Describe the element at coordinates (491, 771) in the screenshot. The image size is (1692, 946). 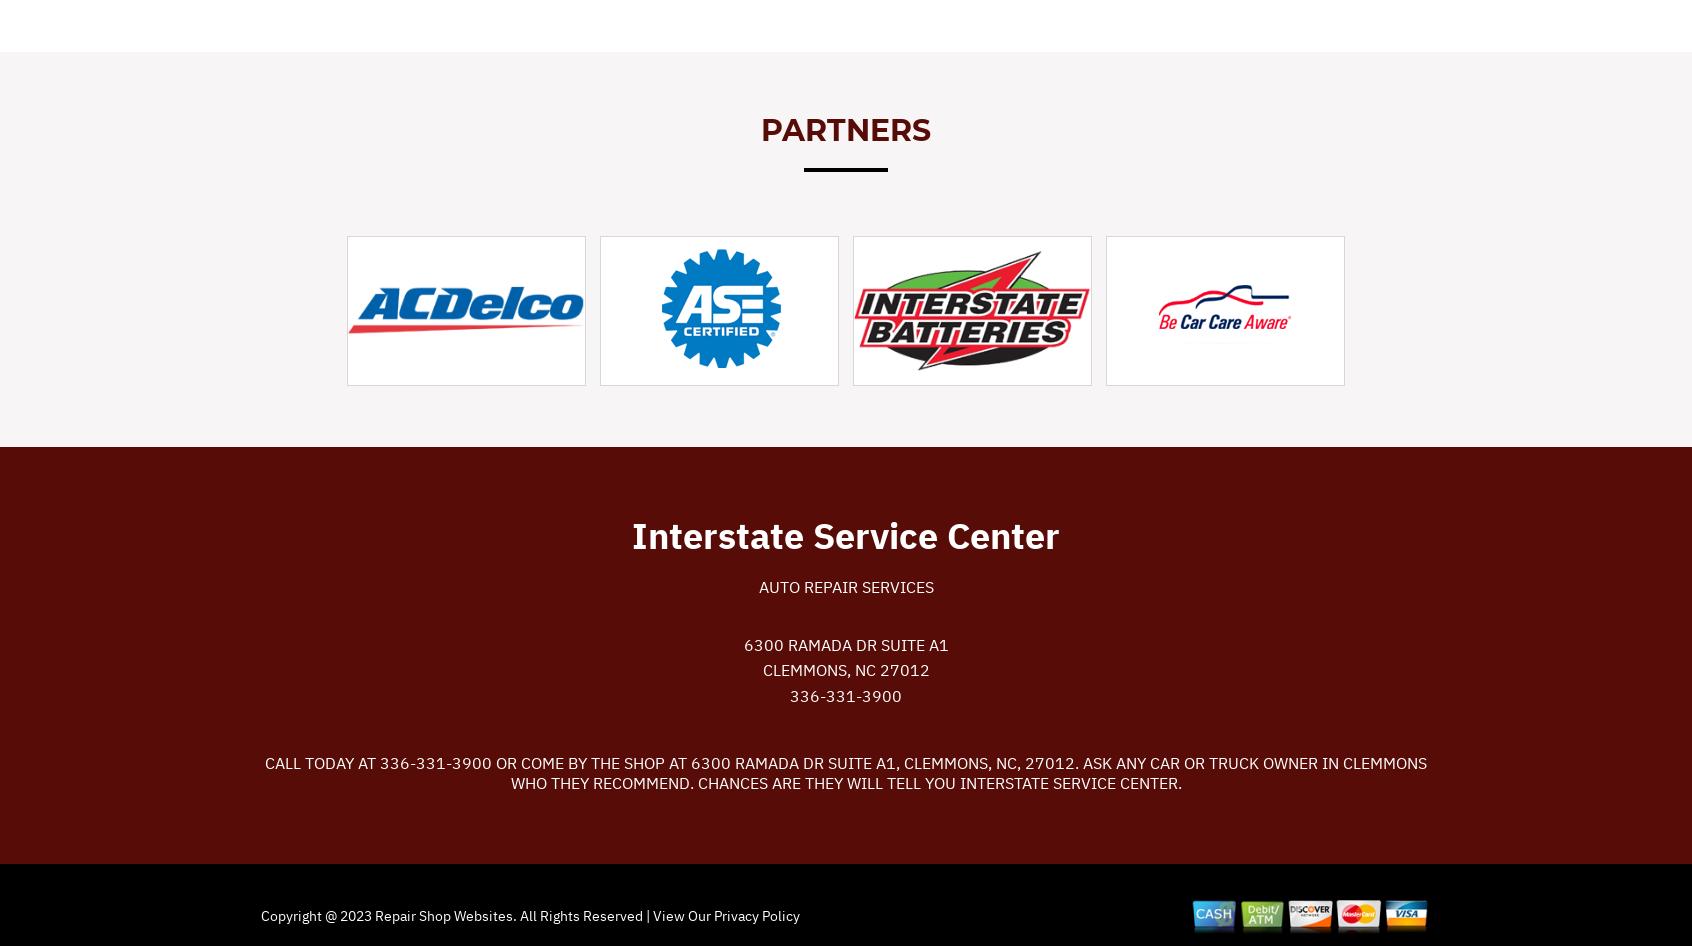
I see `'or come by the shop at 6300 Ramada Dr Suite A1, Clemmons, NC, 27012.   Ask any car or truck owner in Clemmons who they recommend. Chances are they will tell you Interstate Service Center.'` at that location.